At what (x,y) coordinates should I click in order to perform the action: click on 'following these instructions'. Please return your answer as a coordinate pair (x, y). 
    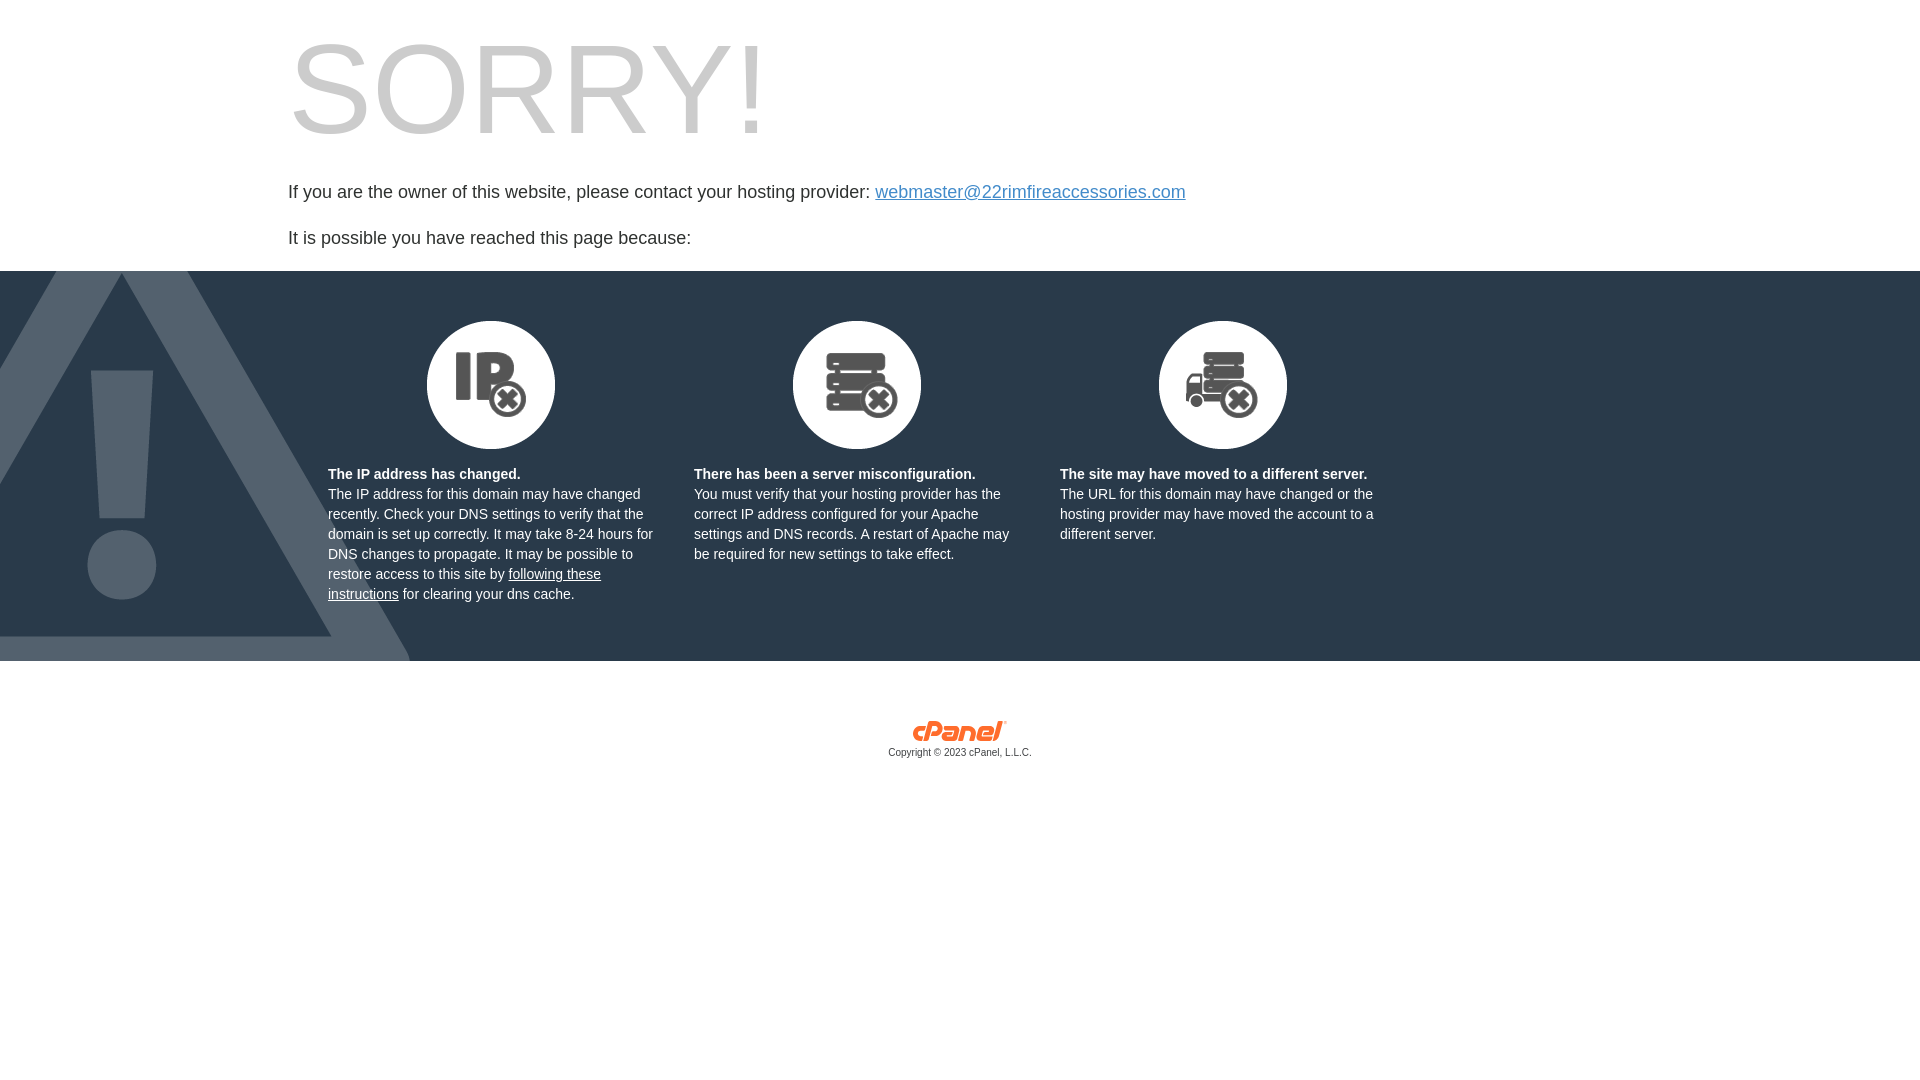
    Looking at the image, I should click on (463, 583).